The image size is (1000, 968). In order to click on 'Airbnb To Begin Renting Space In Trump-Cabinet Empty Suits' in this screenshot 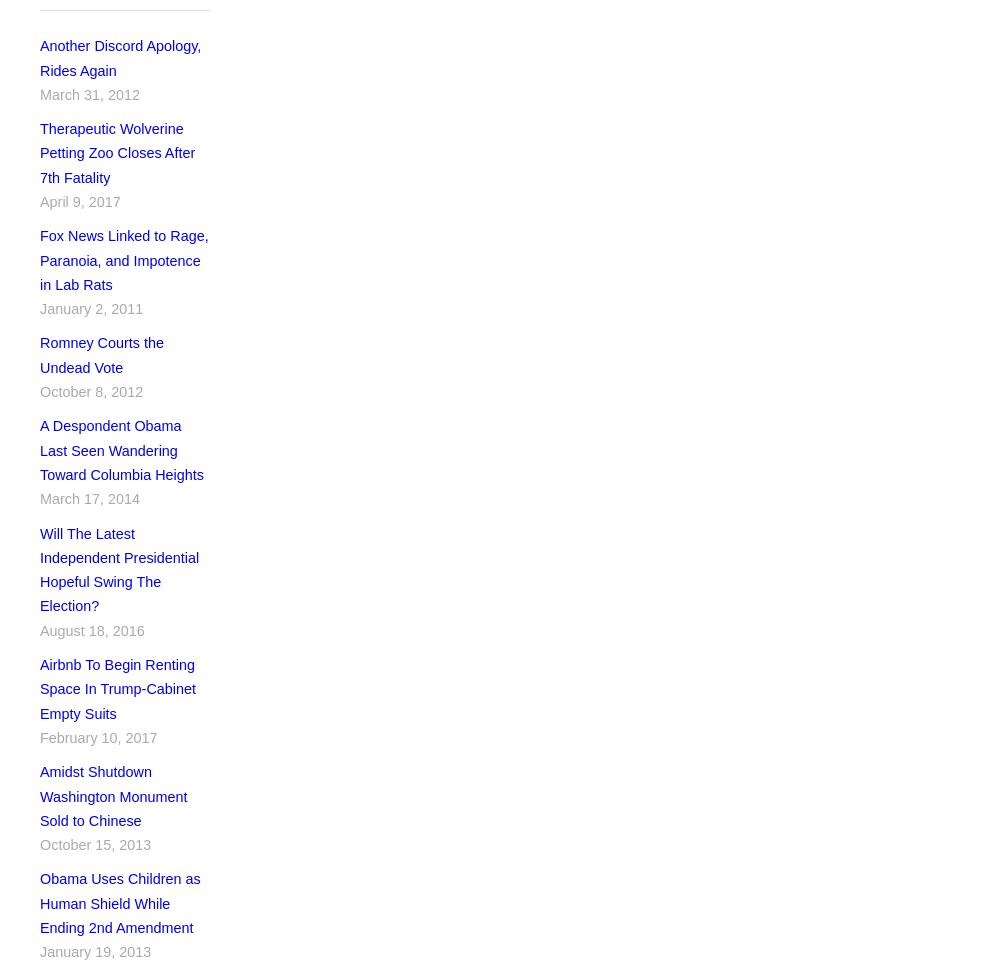, I will do `click(116, 688)`.